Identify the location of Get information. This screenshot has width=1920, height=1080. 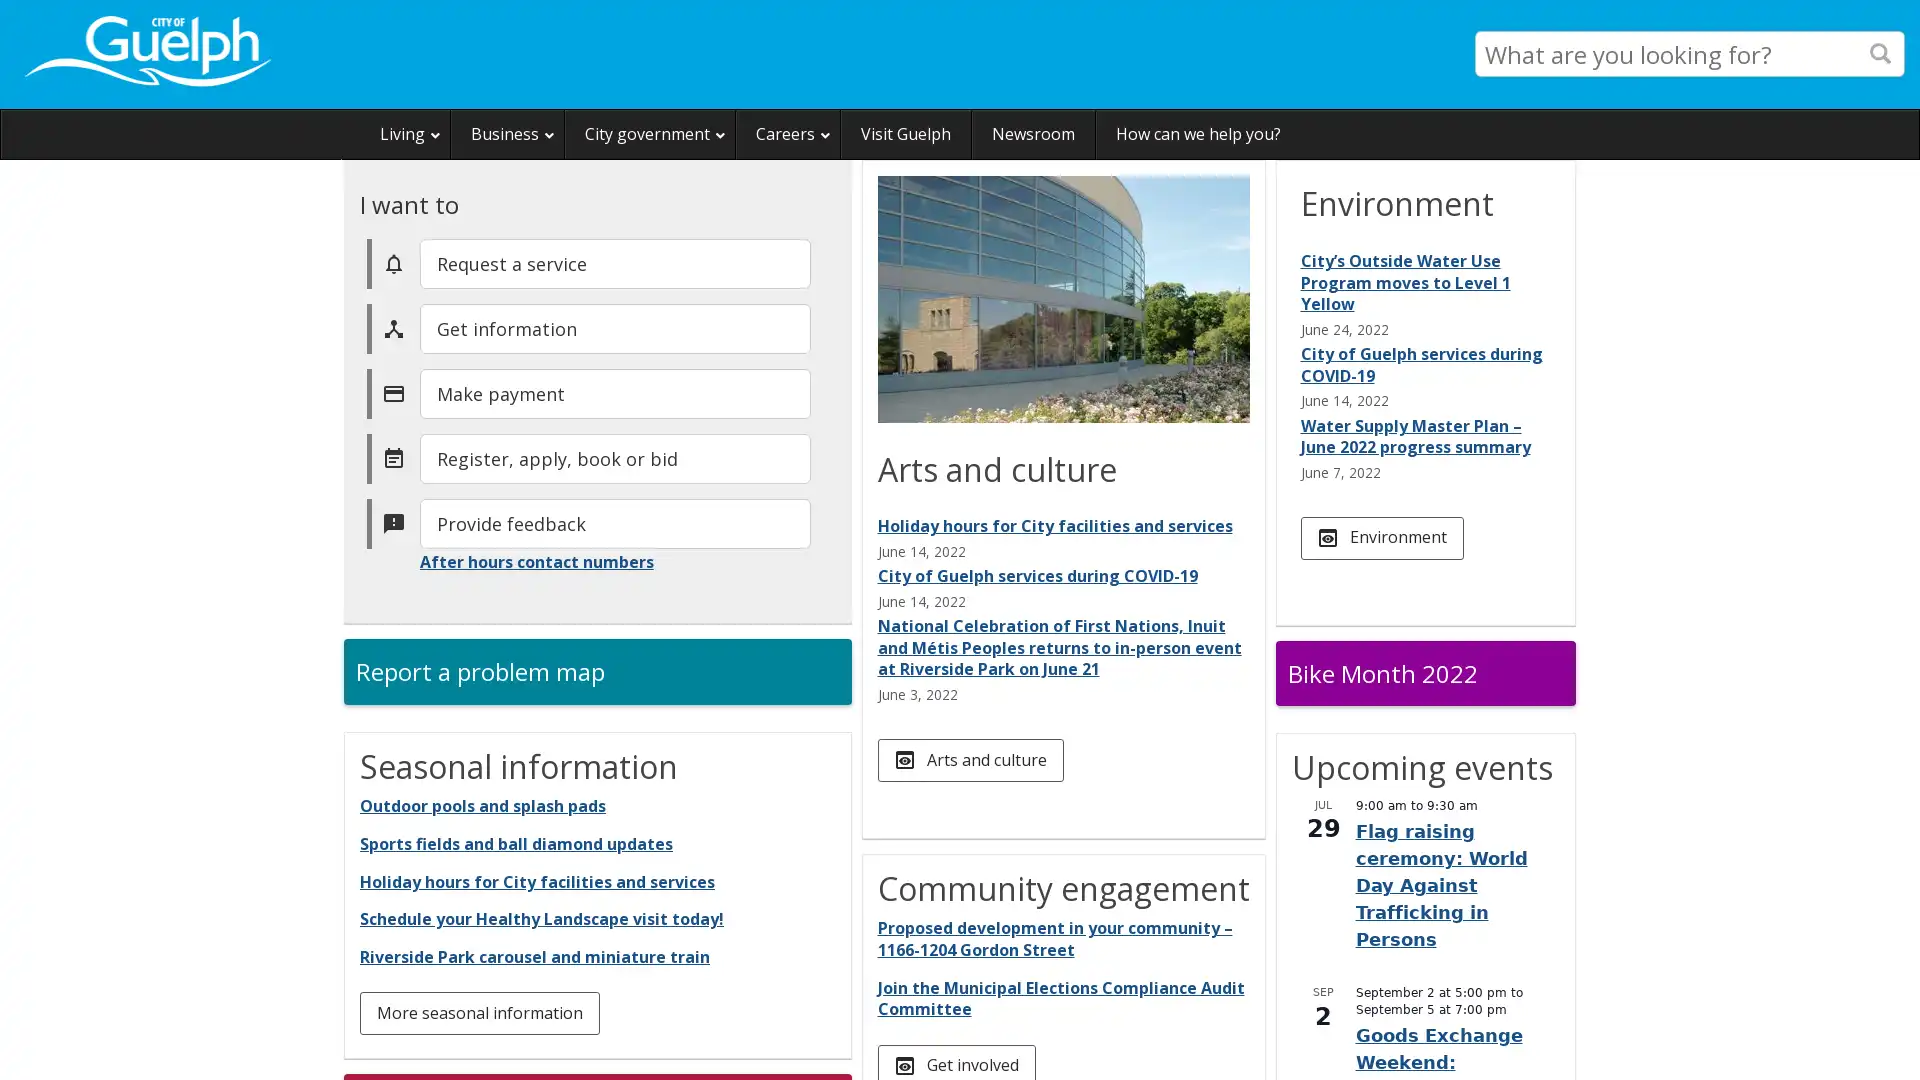
(613, 326).